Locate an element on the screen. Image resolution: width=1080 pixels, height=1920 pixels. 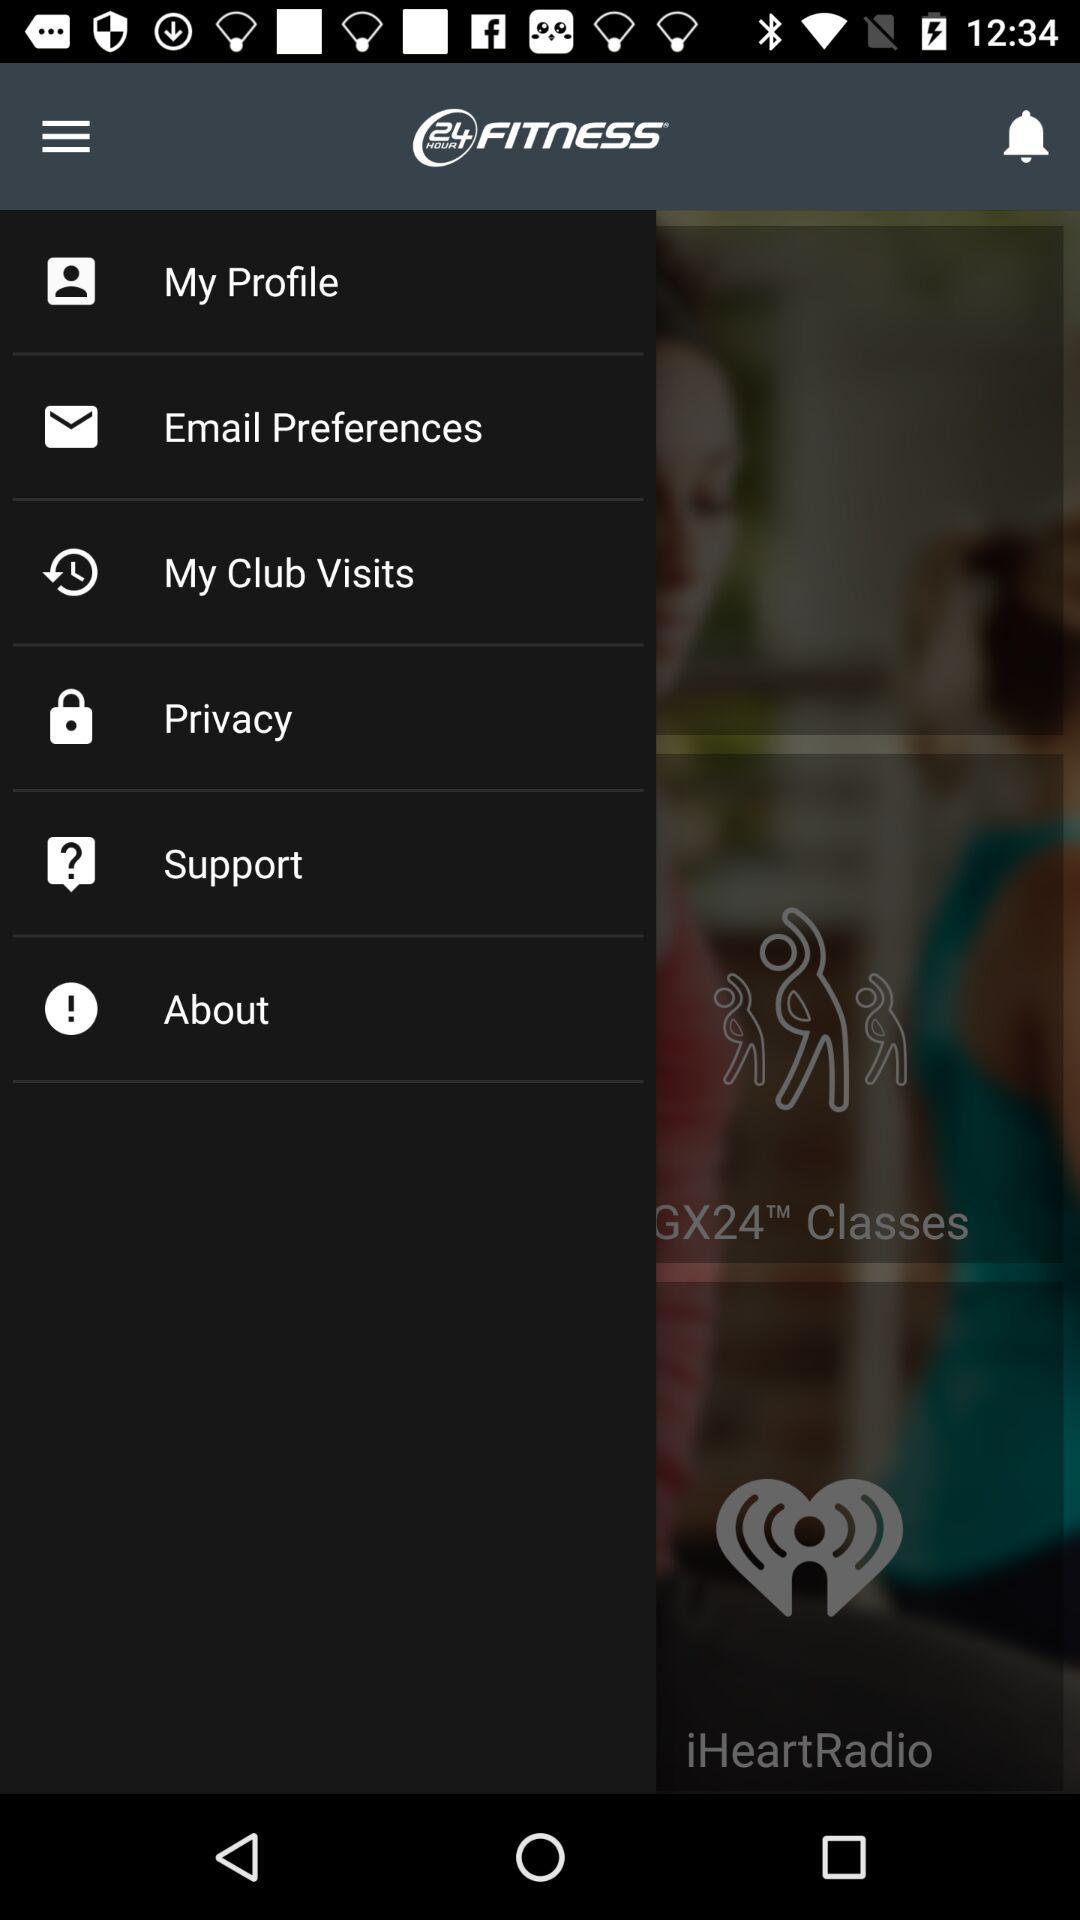
bell icon is located at coordinates (1027, 135).